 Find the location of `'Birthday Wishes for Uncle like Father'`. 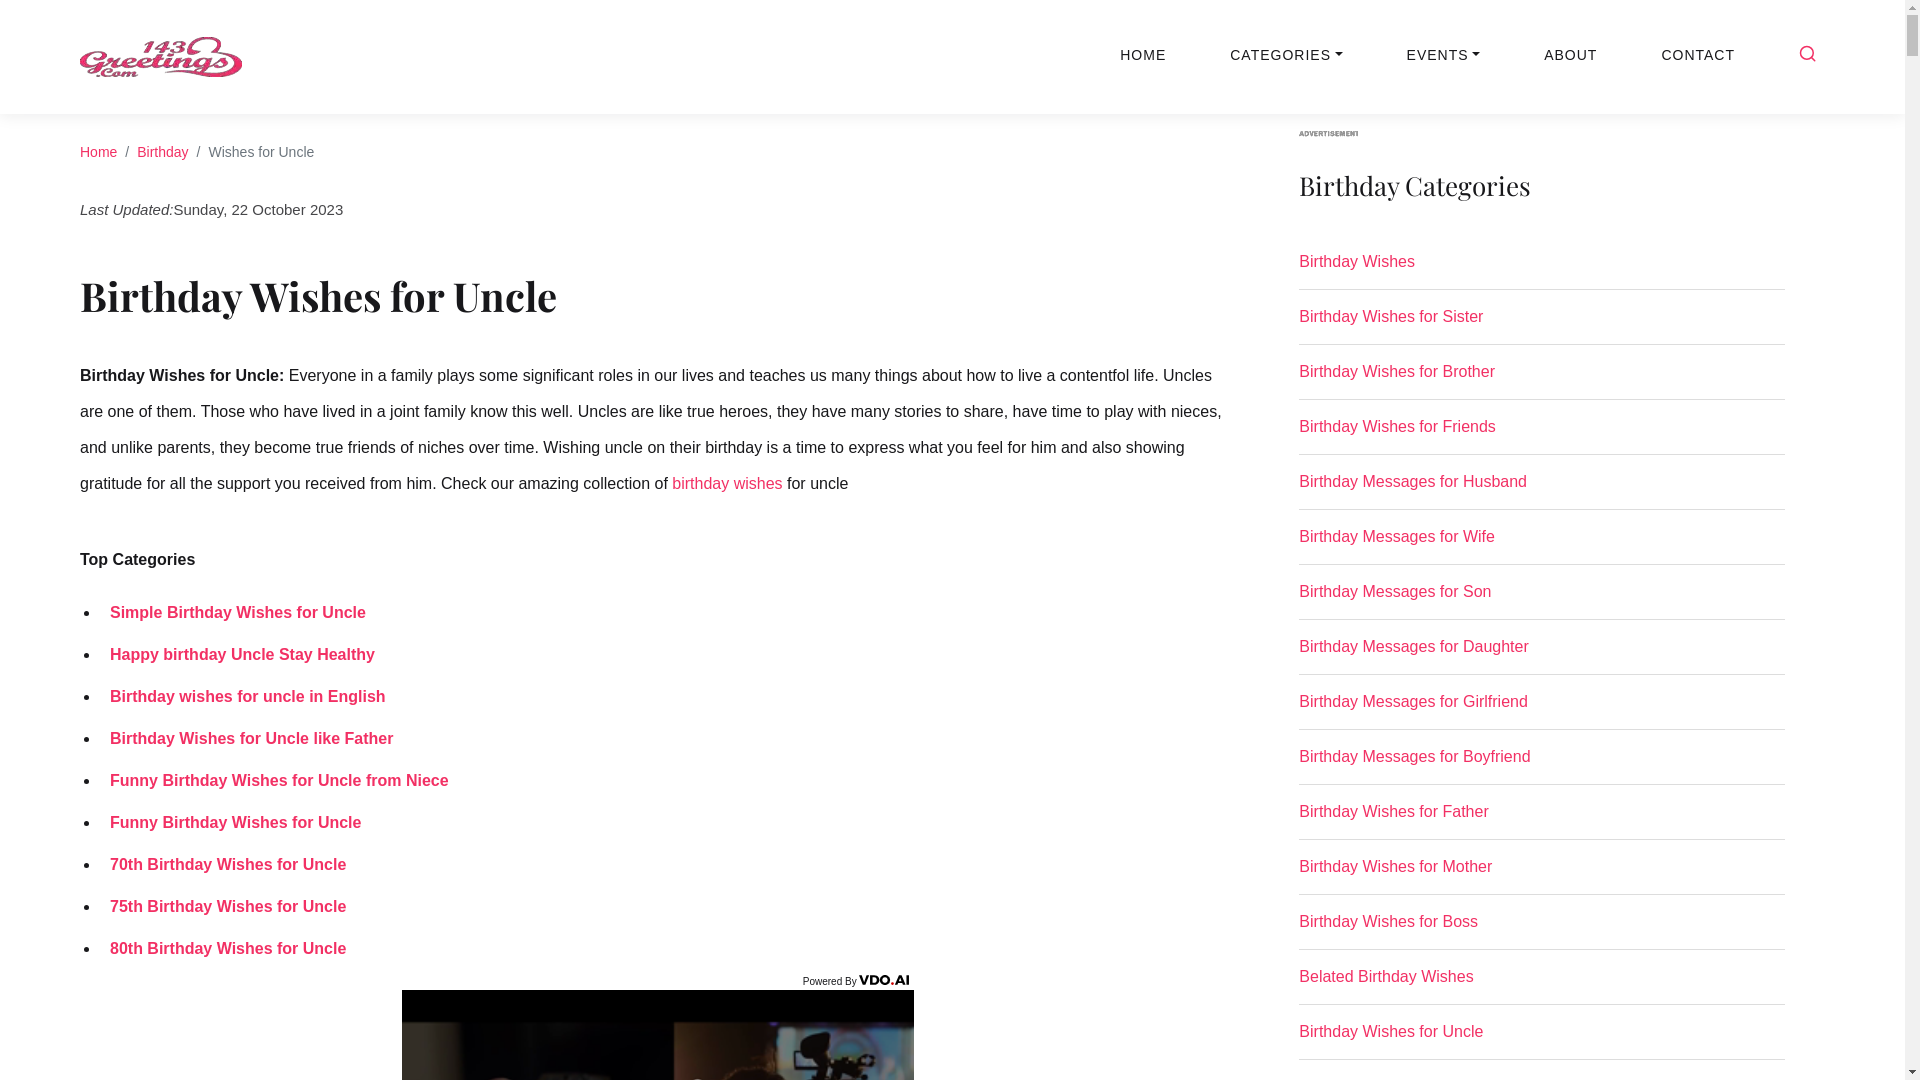

'Birthday Wishes for Uncle like Father' is located at coordinates (99, 738).